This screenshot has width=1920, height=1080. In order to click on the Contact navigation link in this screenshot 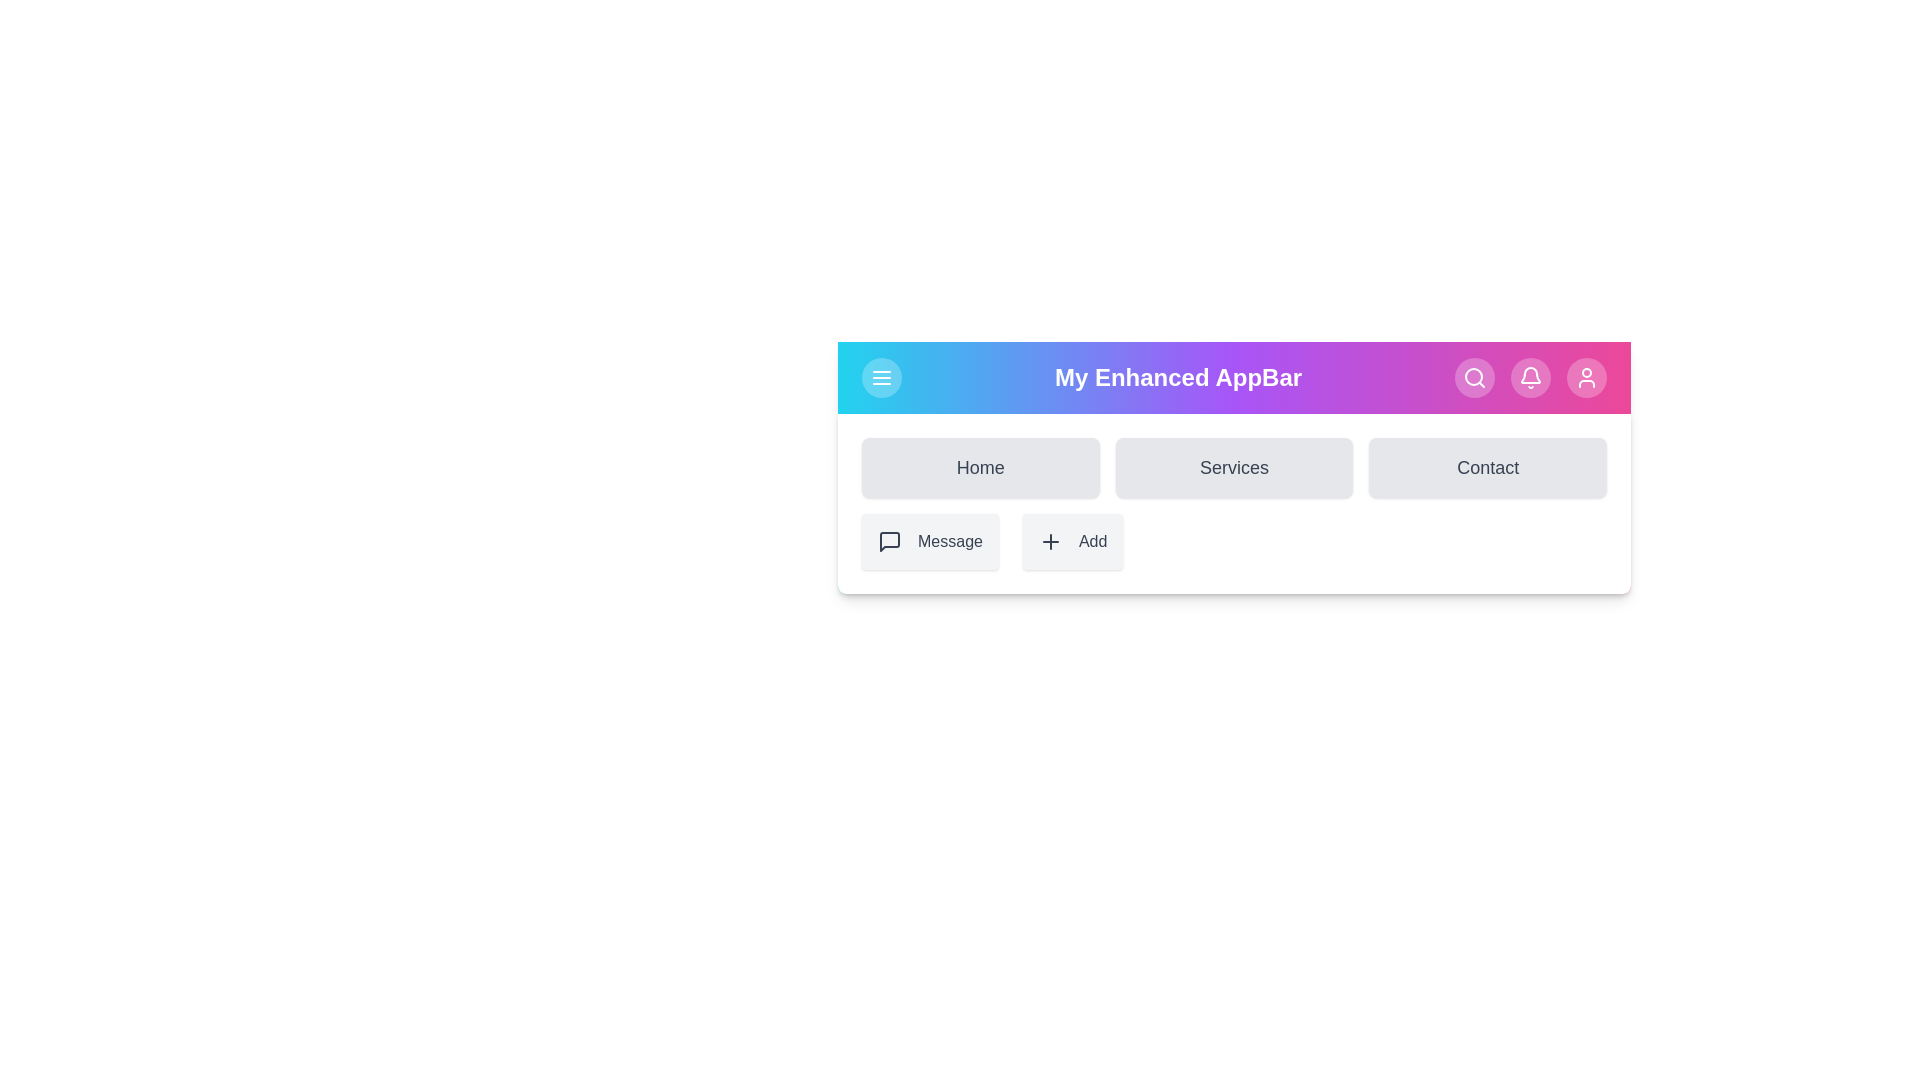, I will do `click(1488, 467)`.